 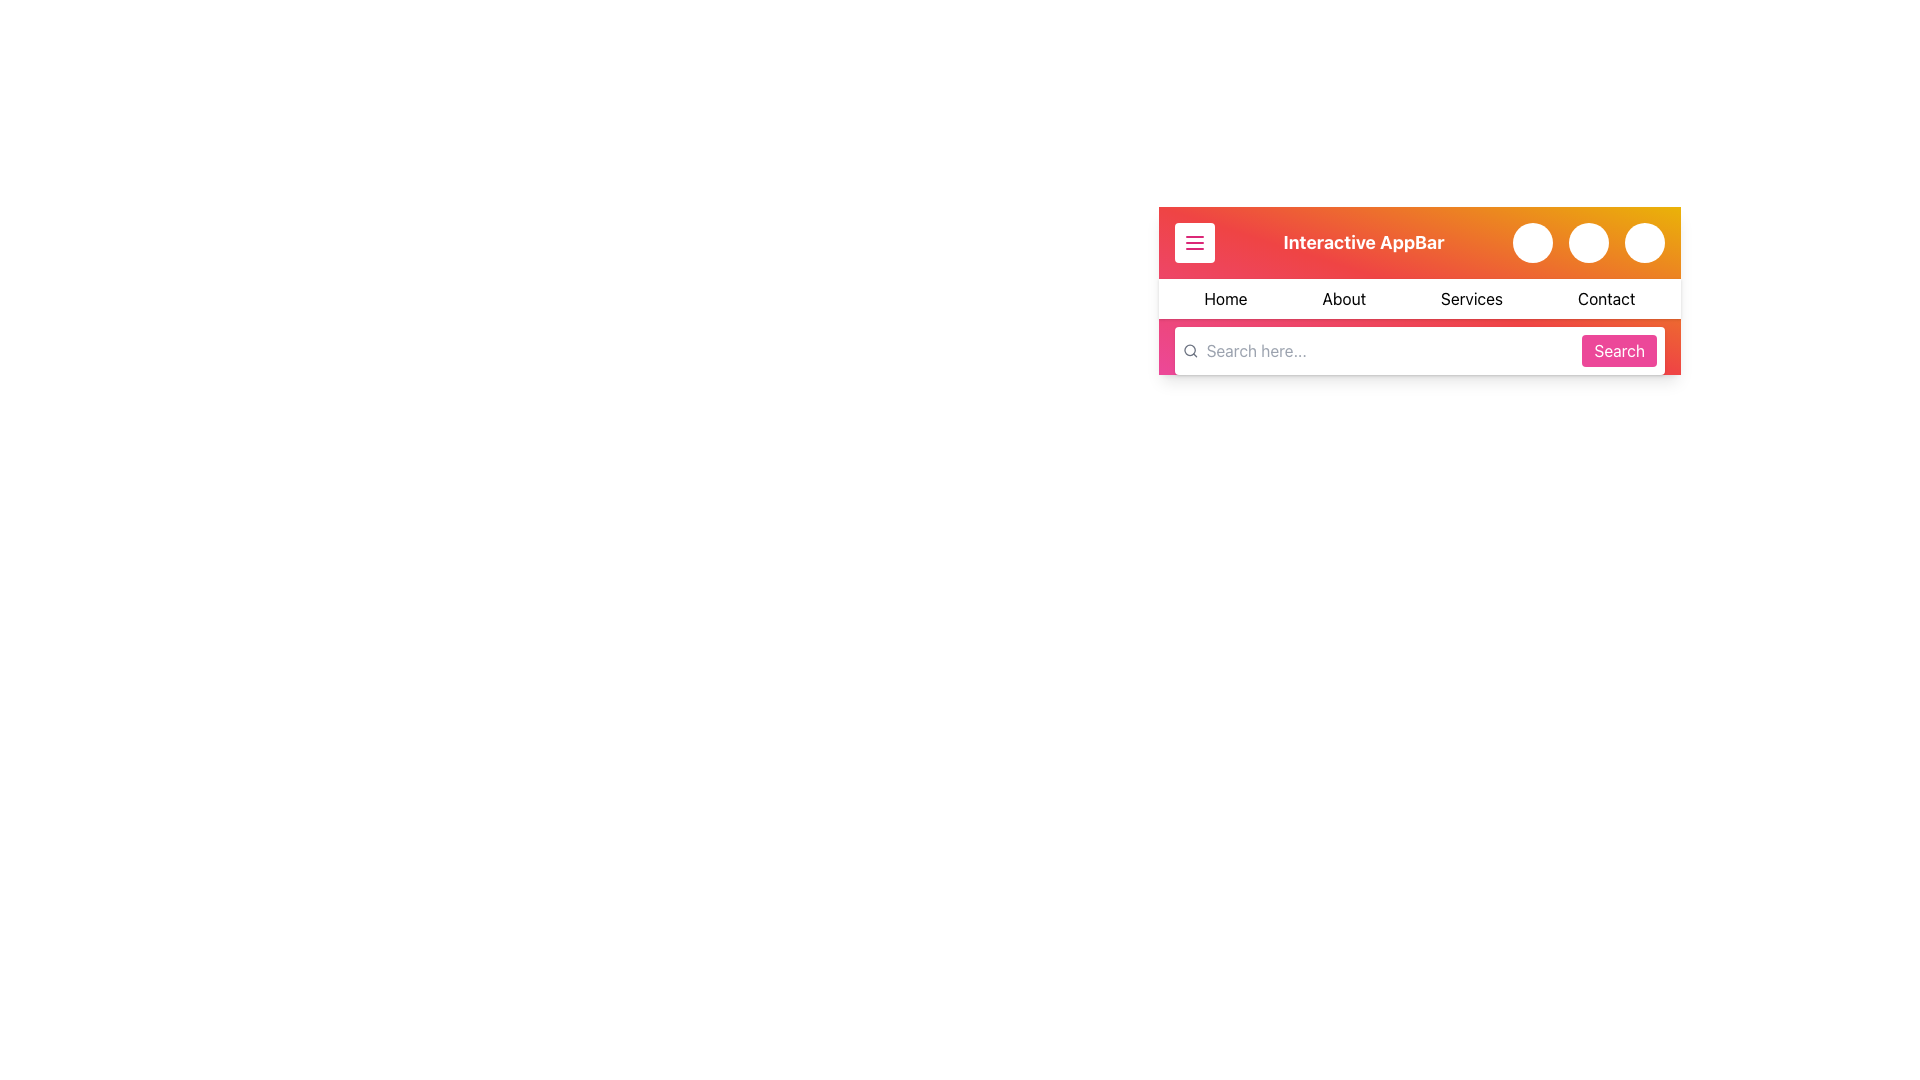 What do you see at coordinates (1362, 242) in the screenshot?
I see `the bold, large-sized text 'Interactive AppBar' located centrally in the vibrant gradient-colored navigation bar` at bounding box center [1362, 242].